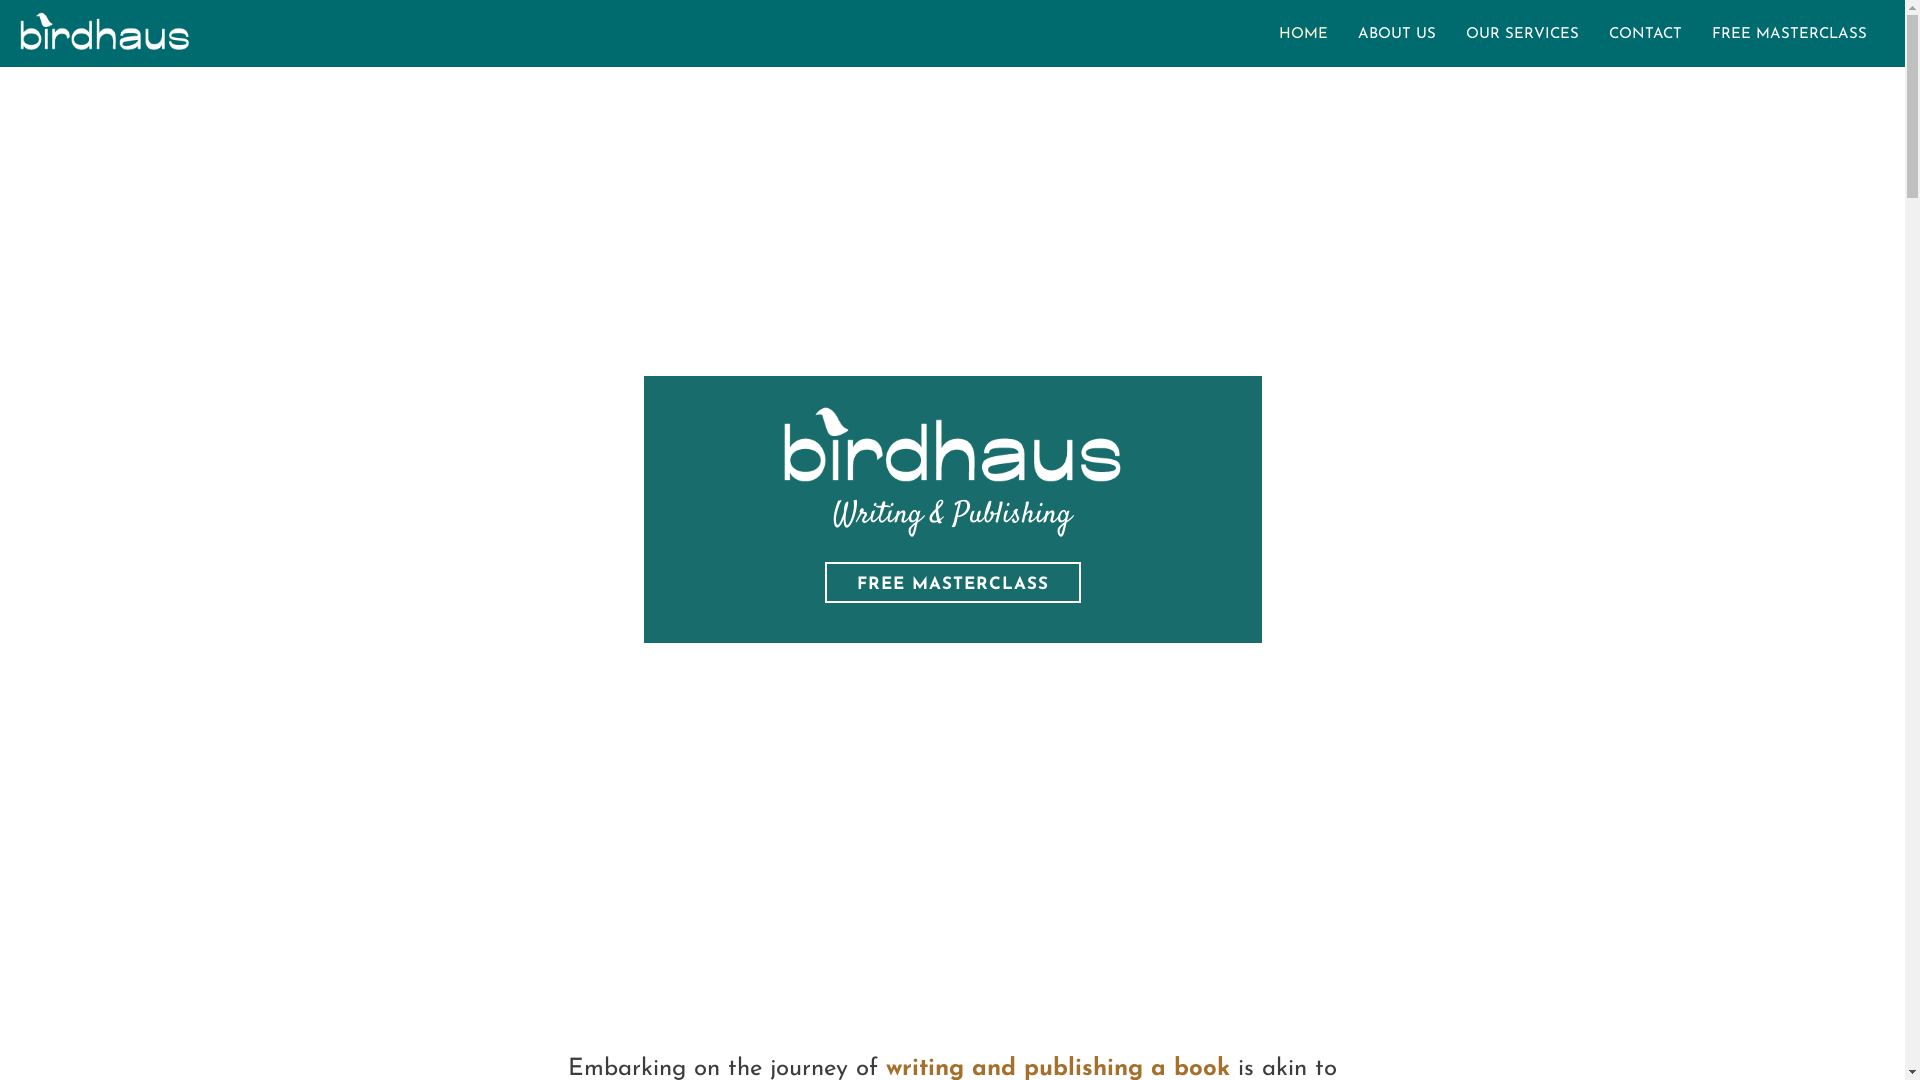  I want to click on 'CONTACT', so click(1645, 34).